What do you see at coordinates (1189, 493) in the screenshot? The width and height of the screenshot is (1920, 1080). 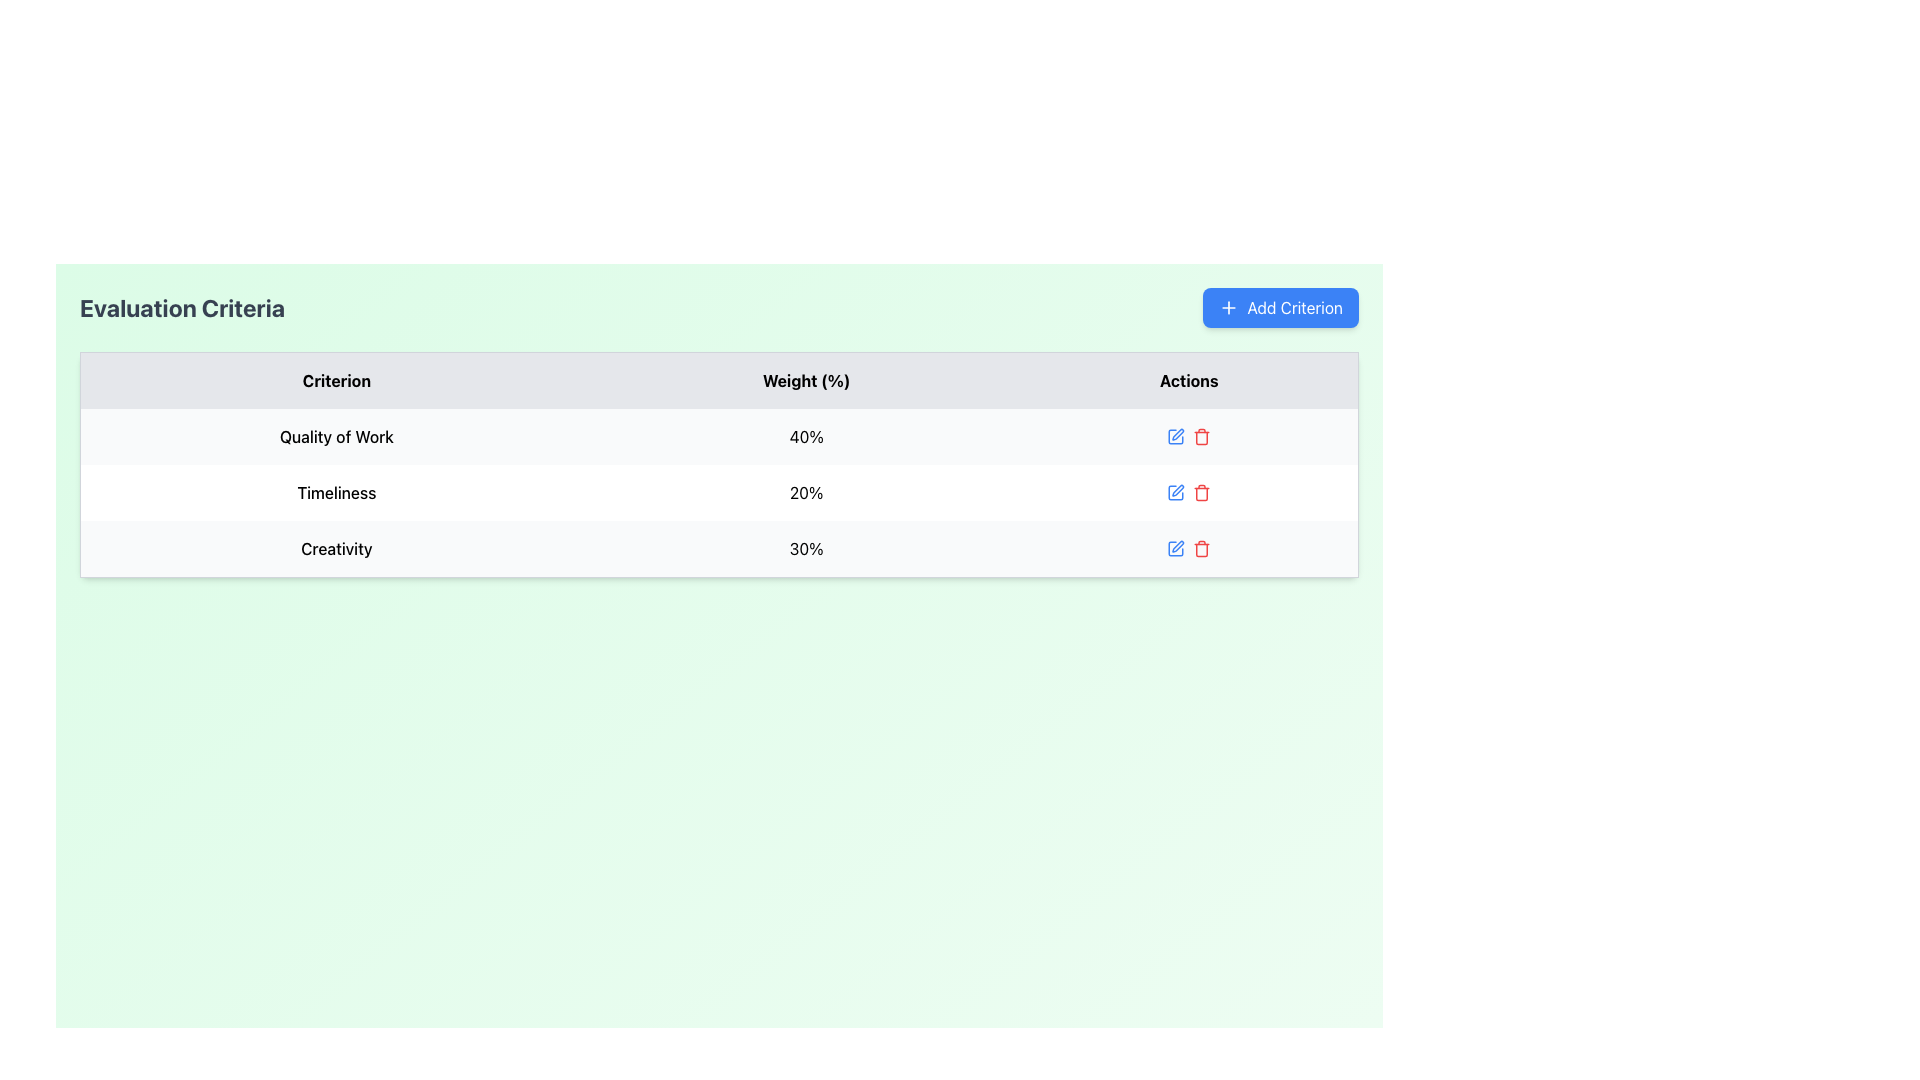 I see `the empty UI space located in the 'Actions' column of the 'Timeliness' row, positioned between the edit and delete icons` at bounding box center [1189, 493].